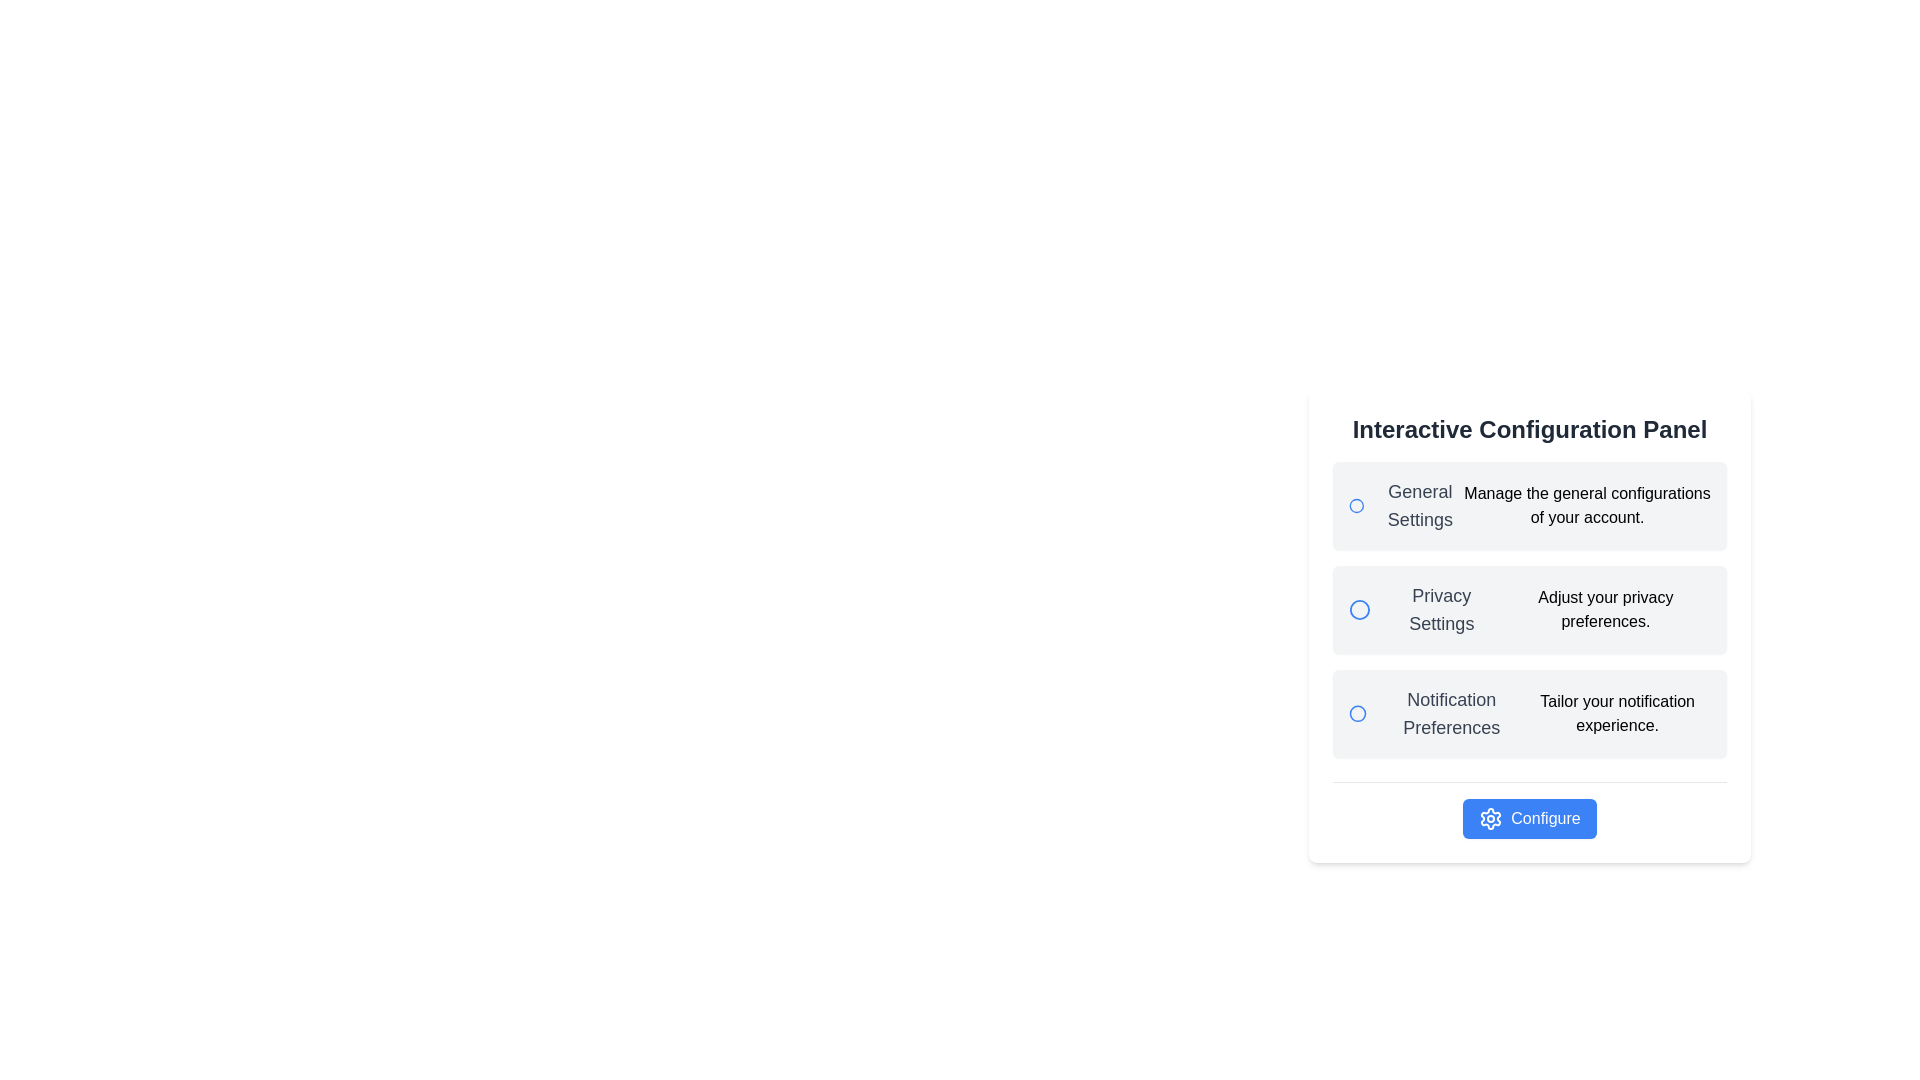 This screenshot has width=1920, height=1080. I want to click on the Text Label that describes the notification preferences section, located to the right of a small blue circular icon in the third group of a vertical list, so click(1451, 712).